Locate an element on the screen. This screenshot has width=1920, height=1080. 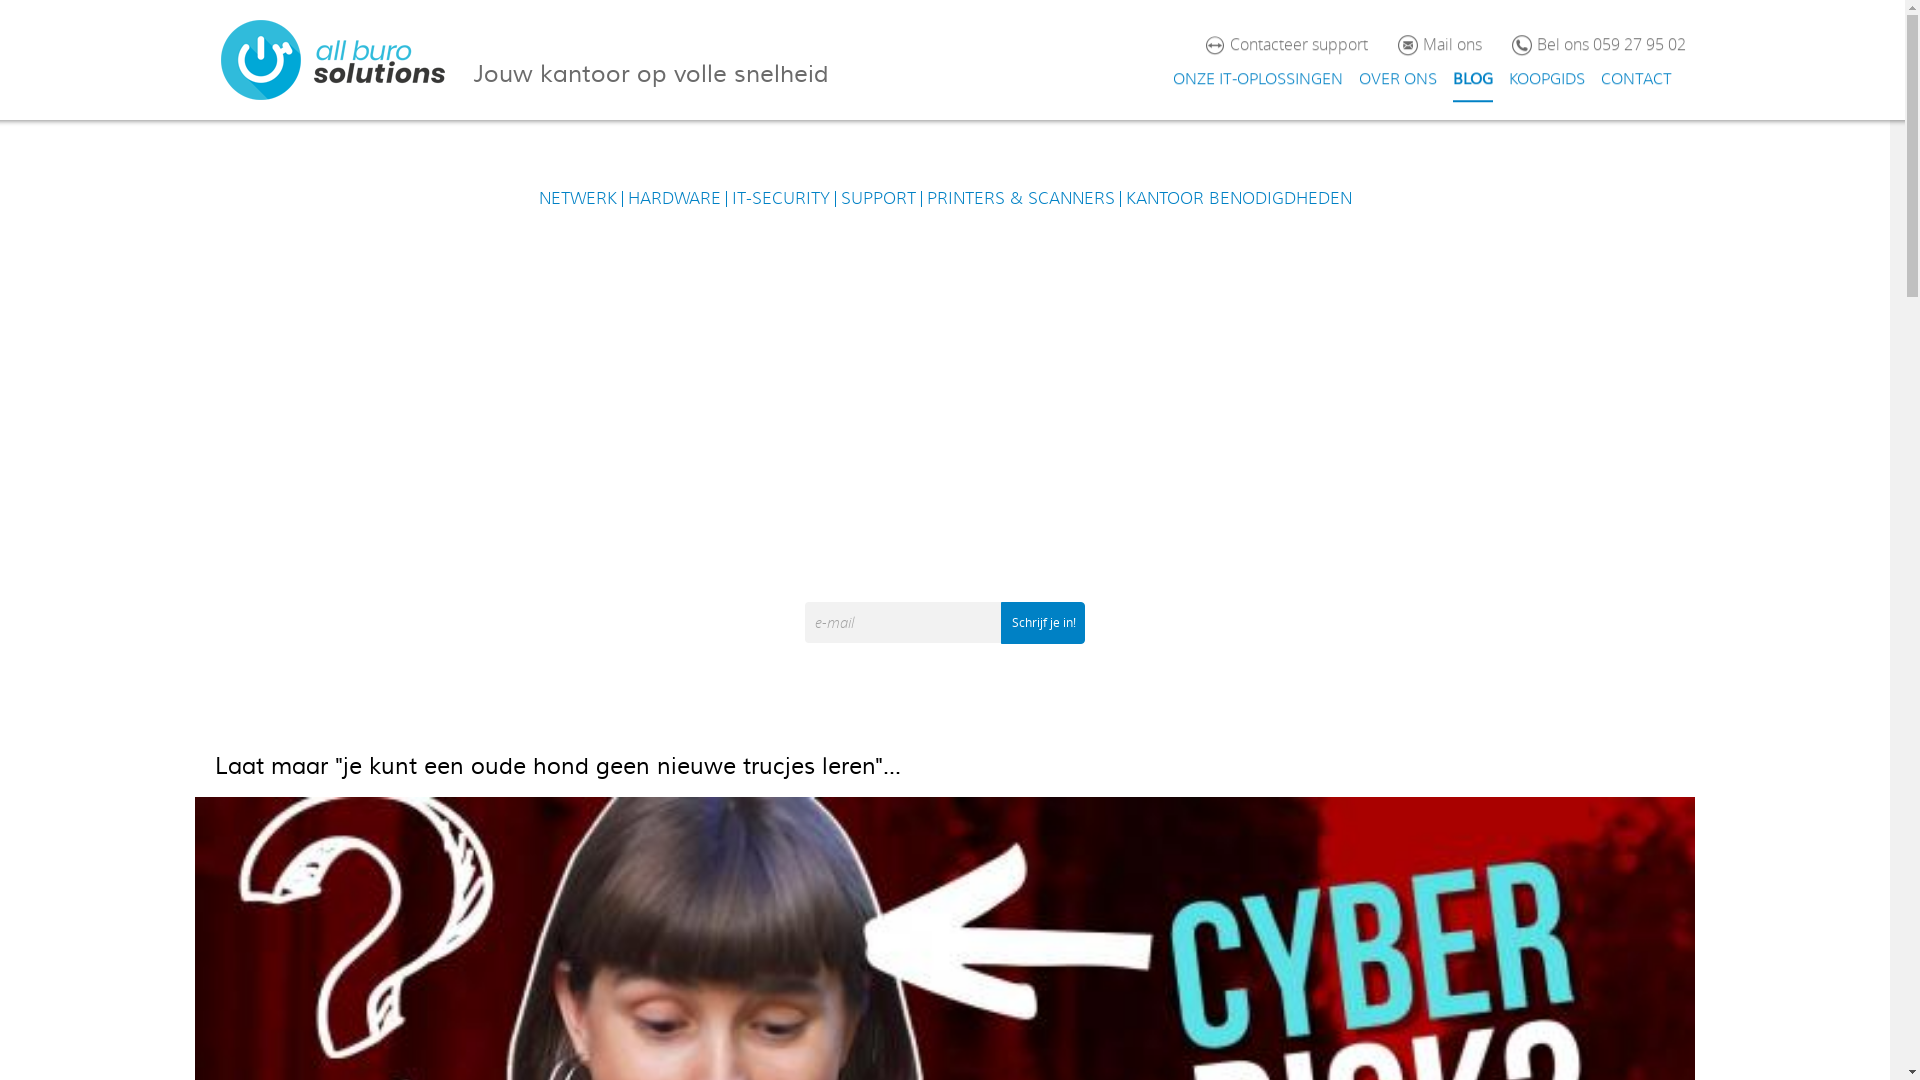
'ONZE IT-OPLOSSINGEN' is located at coordinates (1256, 79).